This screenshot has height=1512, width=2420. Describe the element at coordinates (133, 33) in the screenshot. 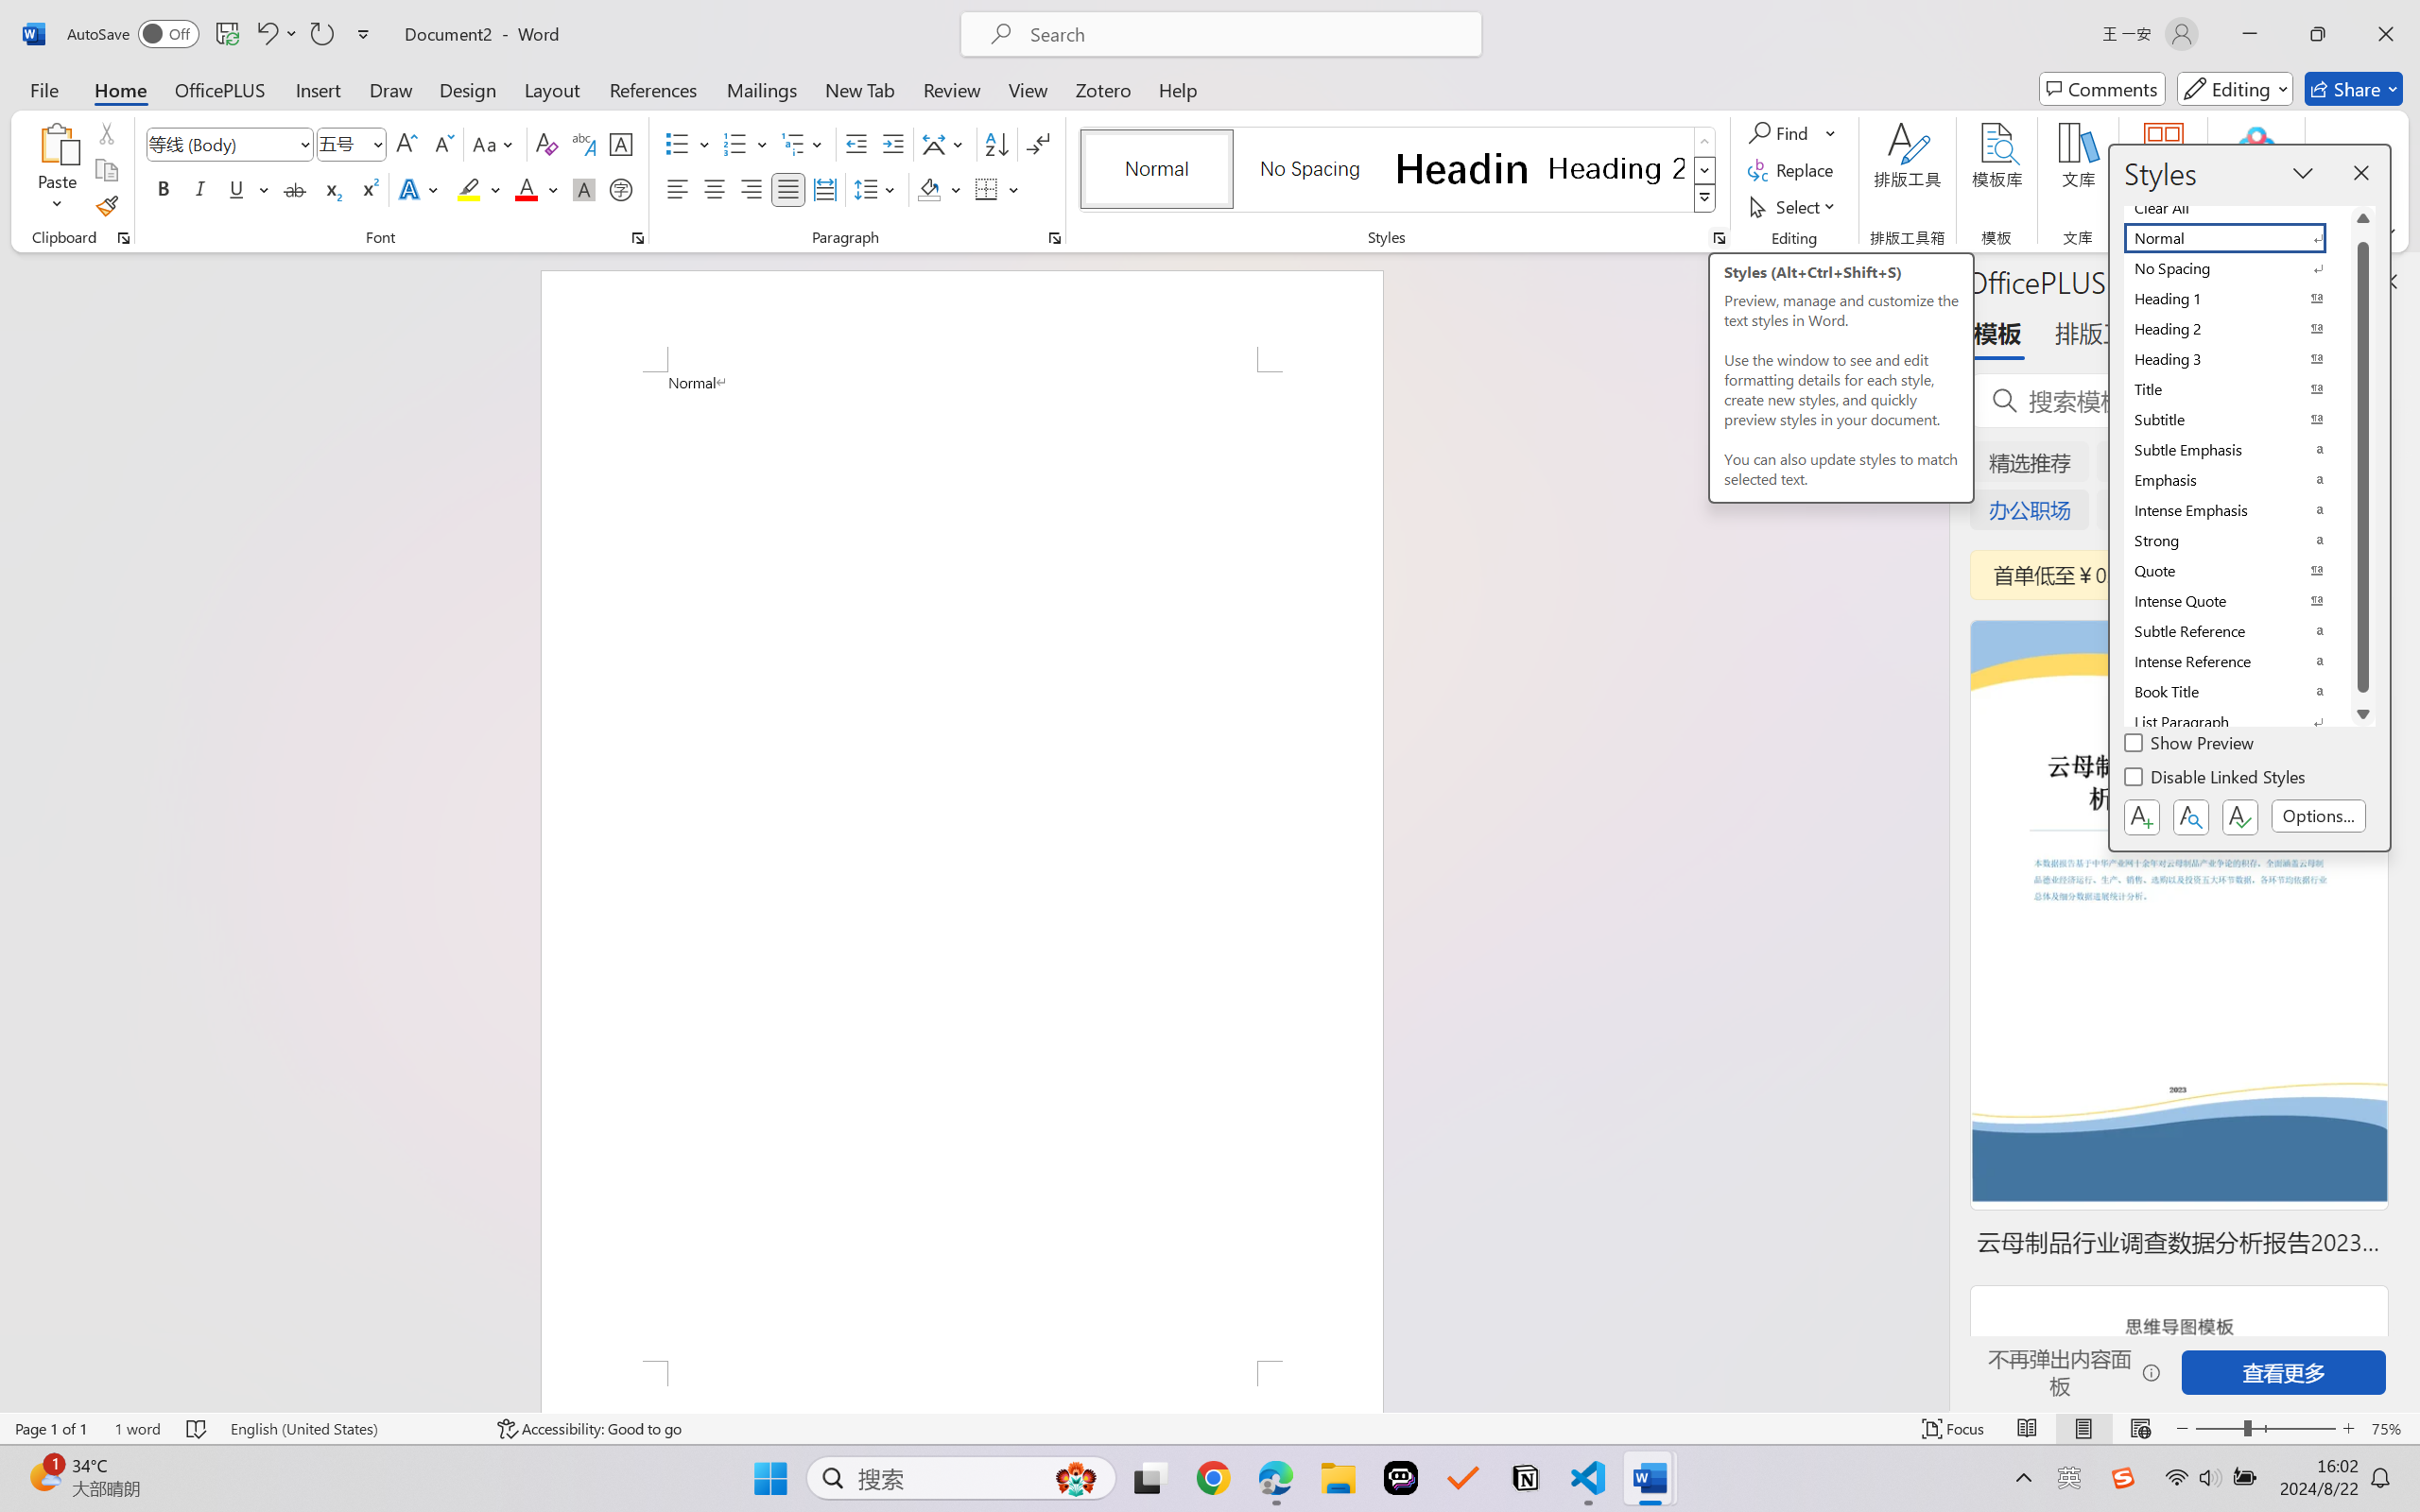

I see `'AutoSave'` at that location.